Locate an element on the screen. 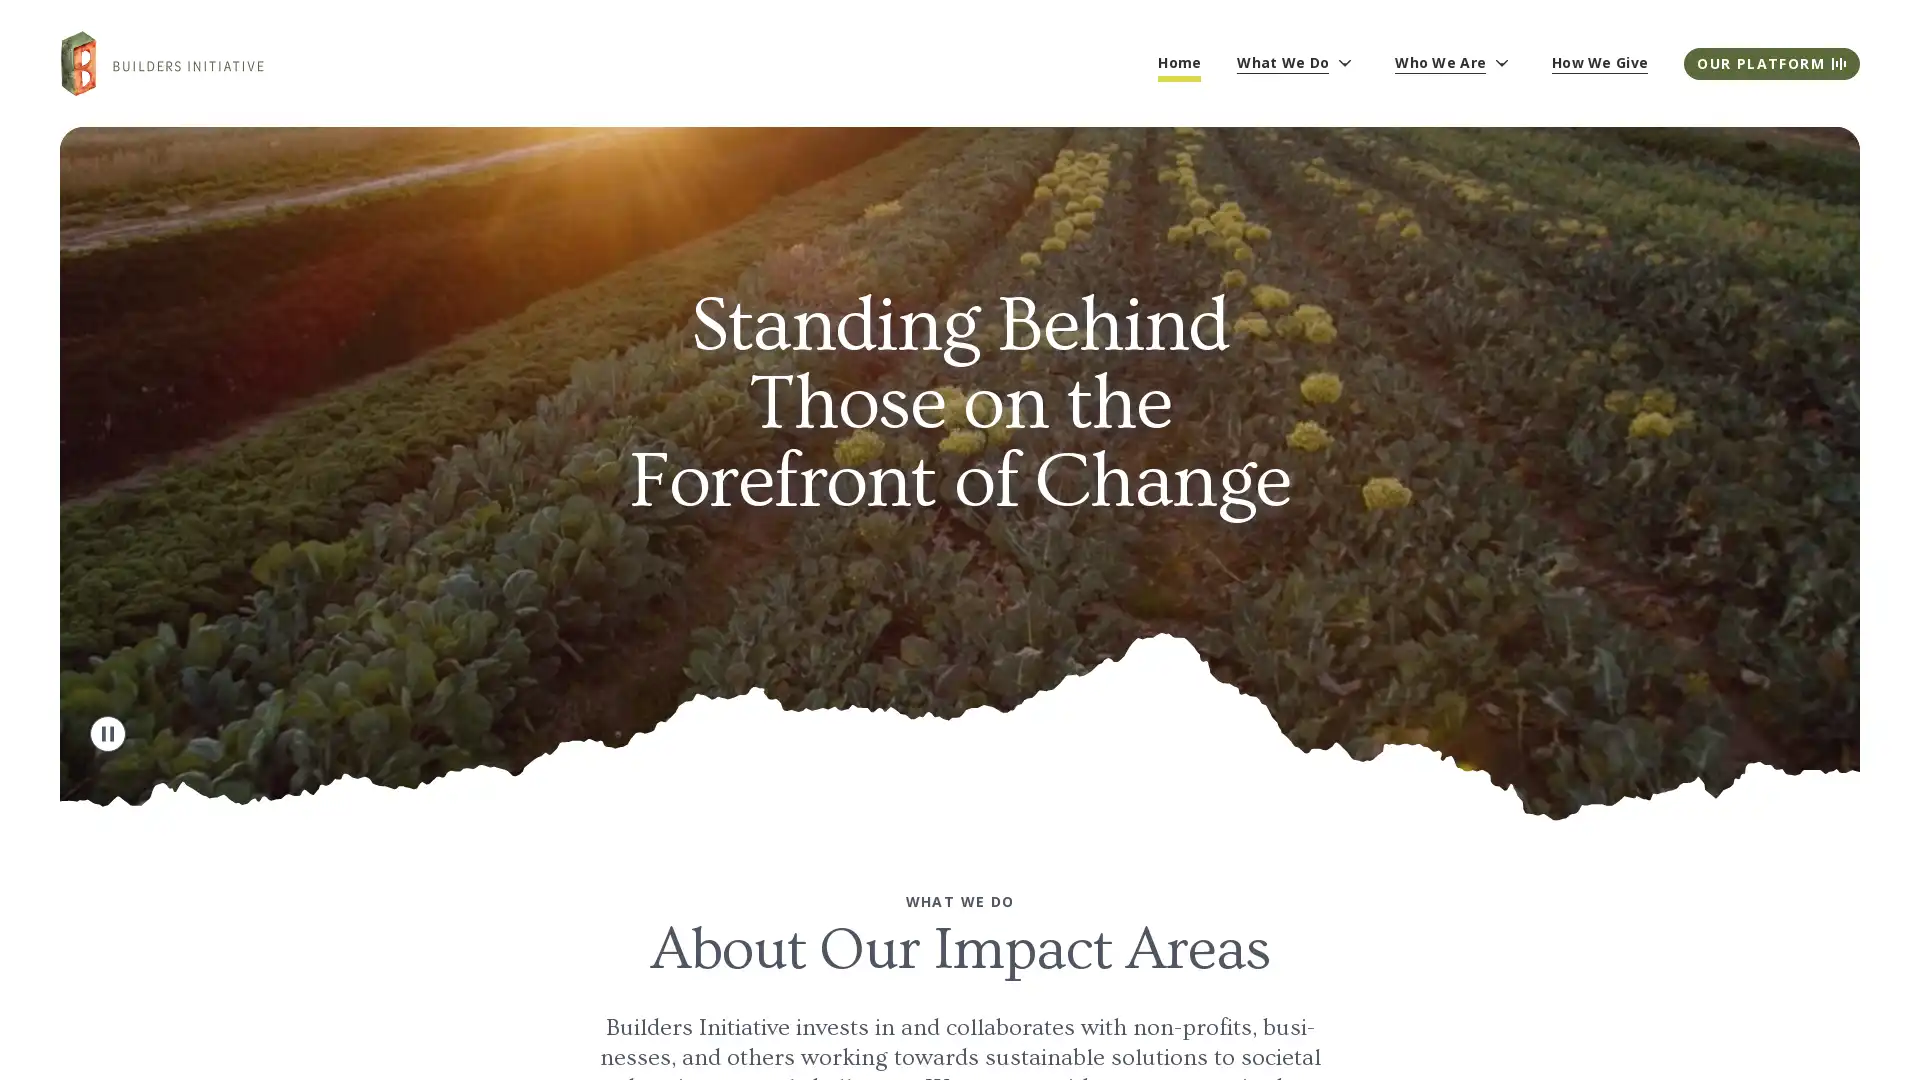  OUR PLATFORM is located at coordinates (1771, 61).